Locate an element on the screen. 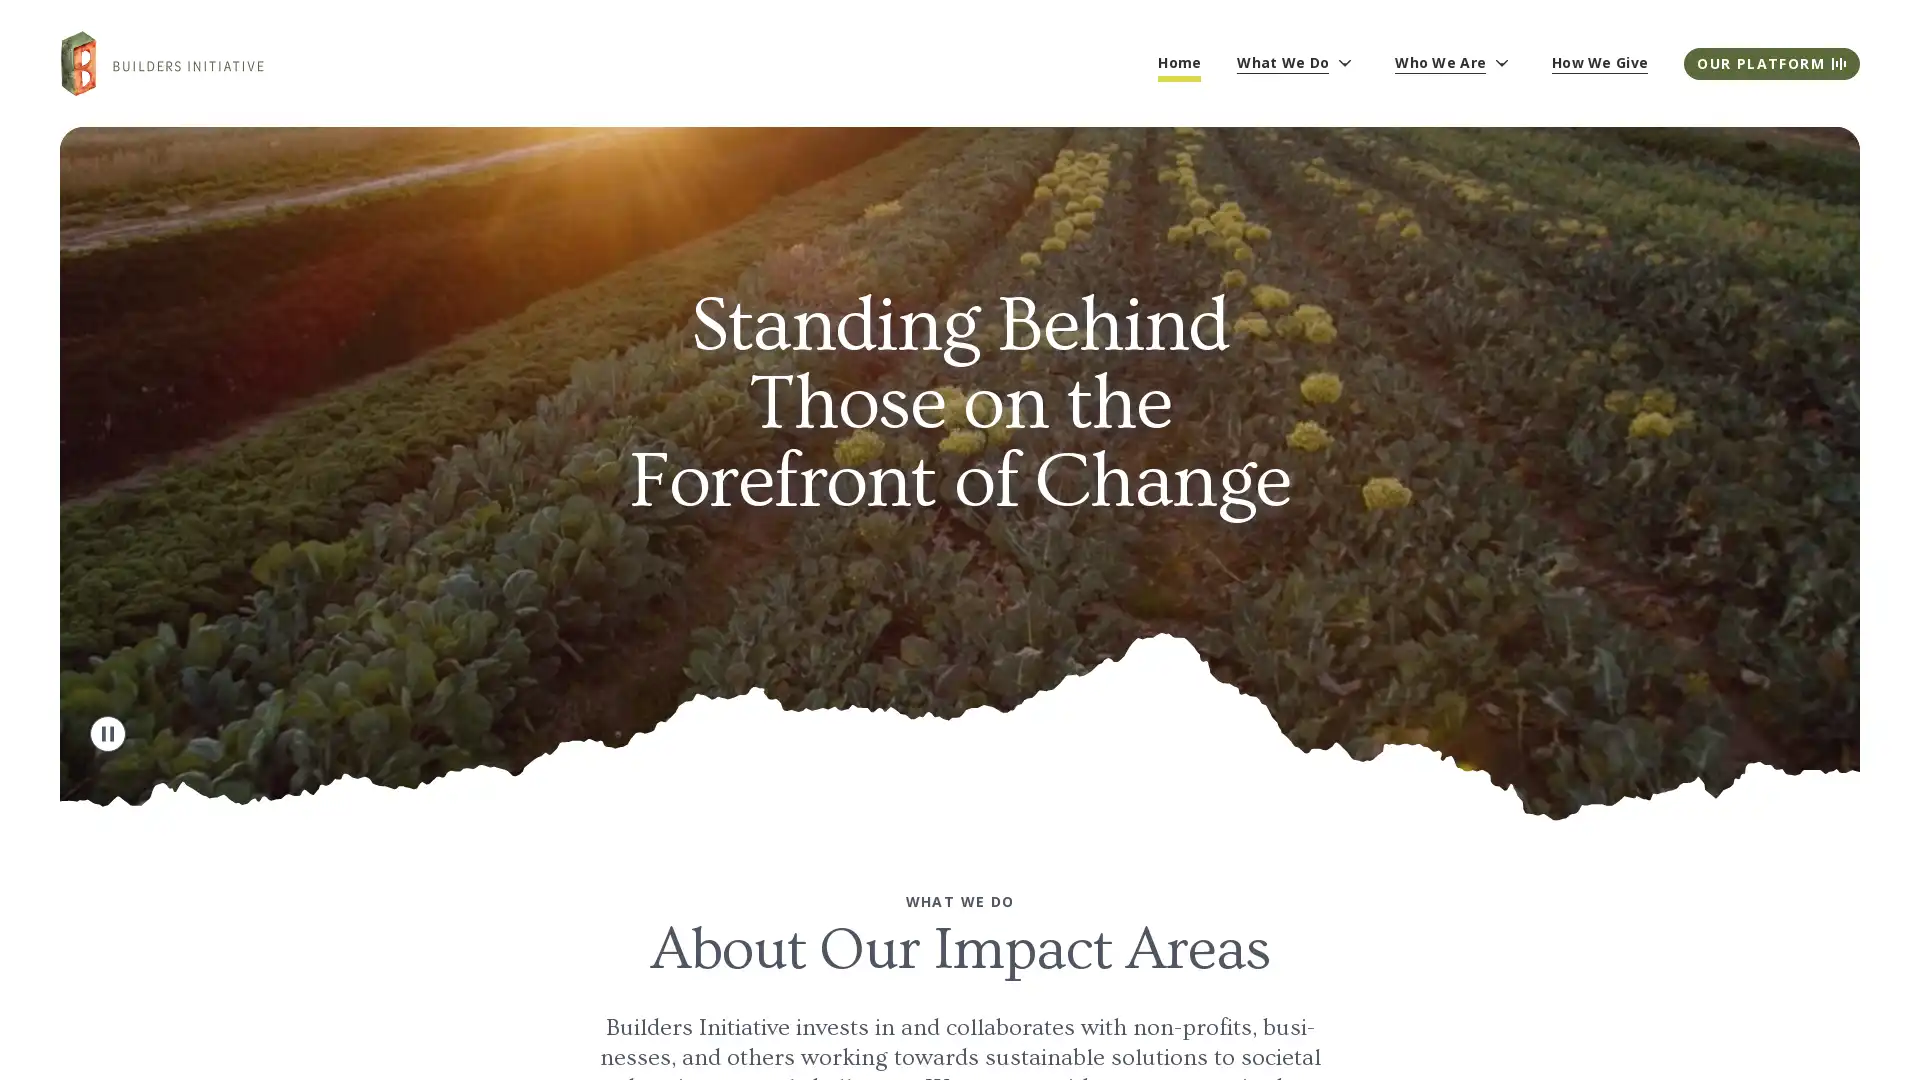  OUR PLATFORM is located at coordinates (1771, 61).